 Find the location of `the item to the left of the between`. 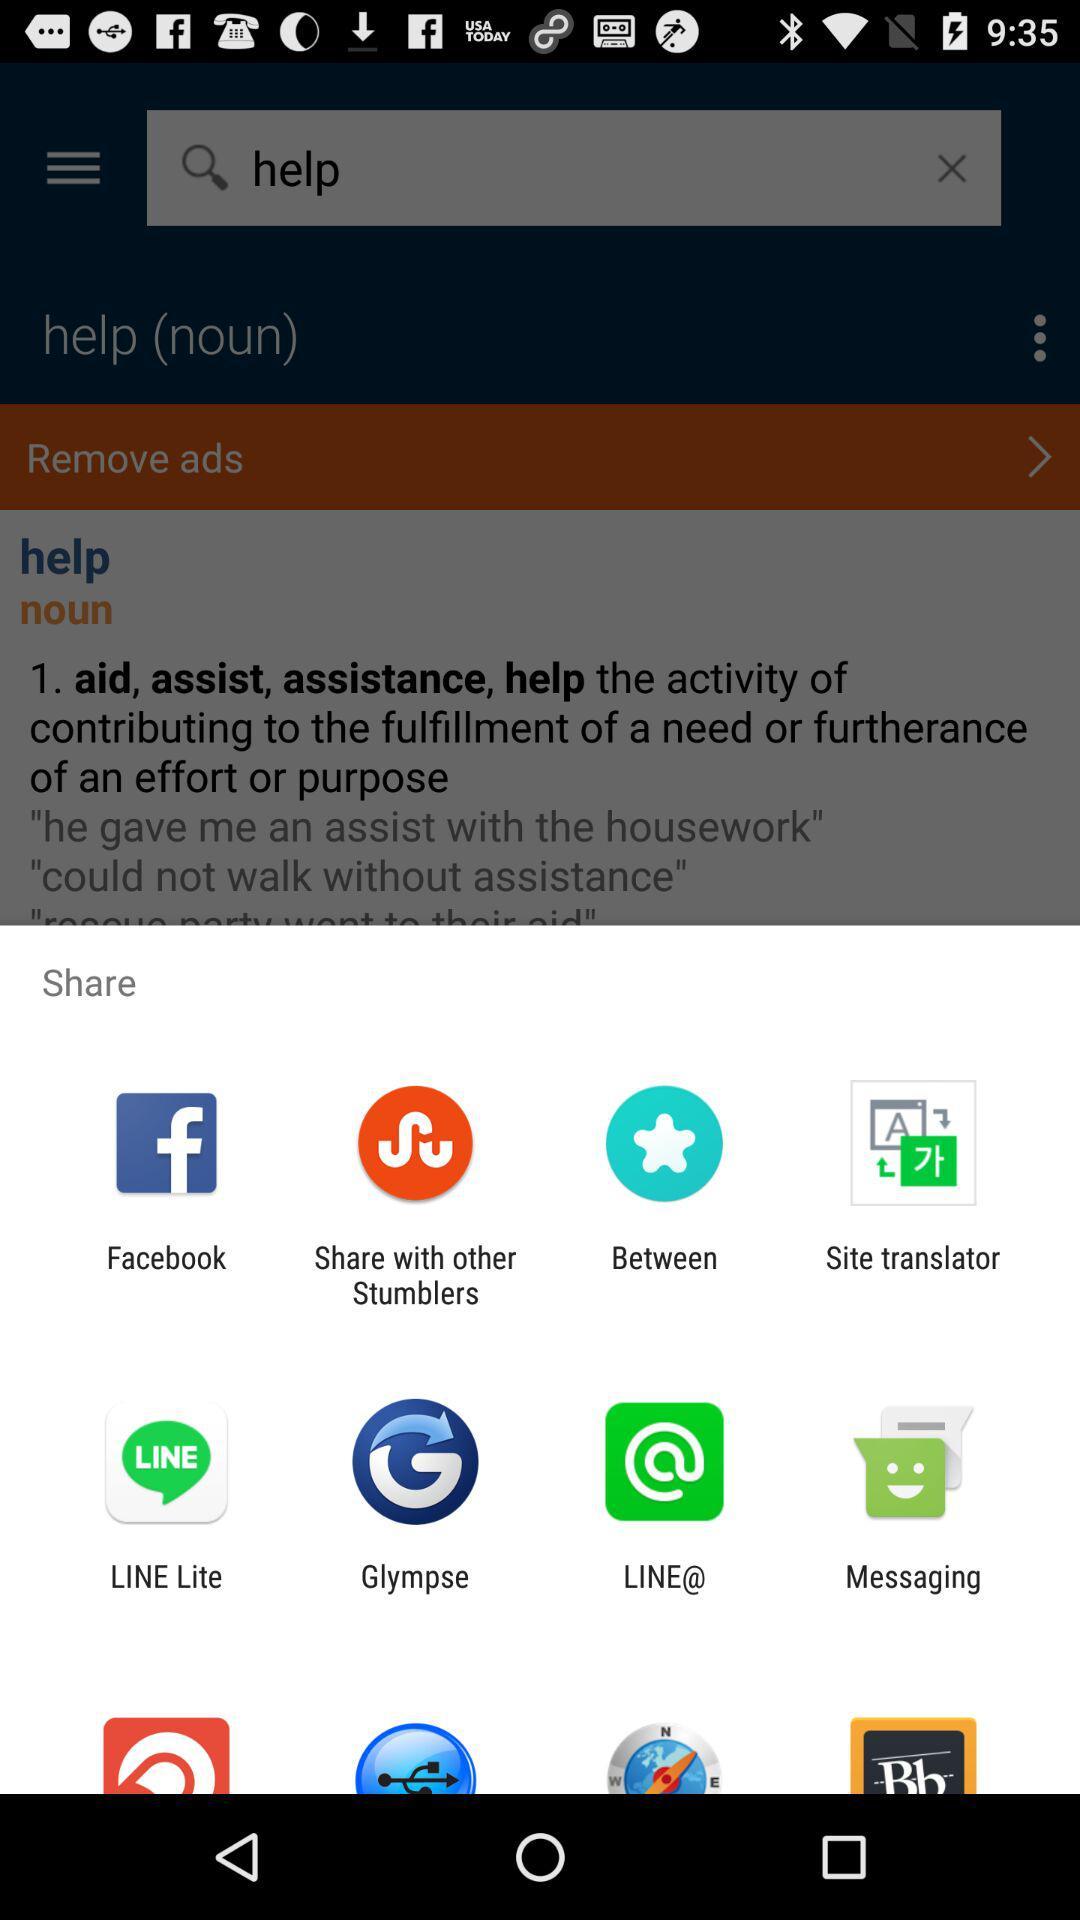

the item to the left of the between is located at coordinates (414, 1274).